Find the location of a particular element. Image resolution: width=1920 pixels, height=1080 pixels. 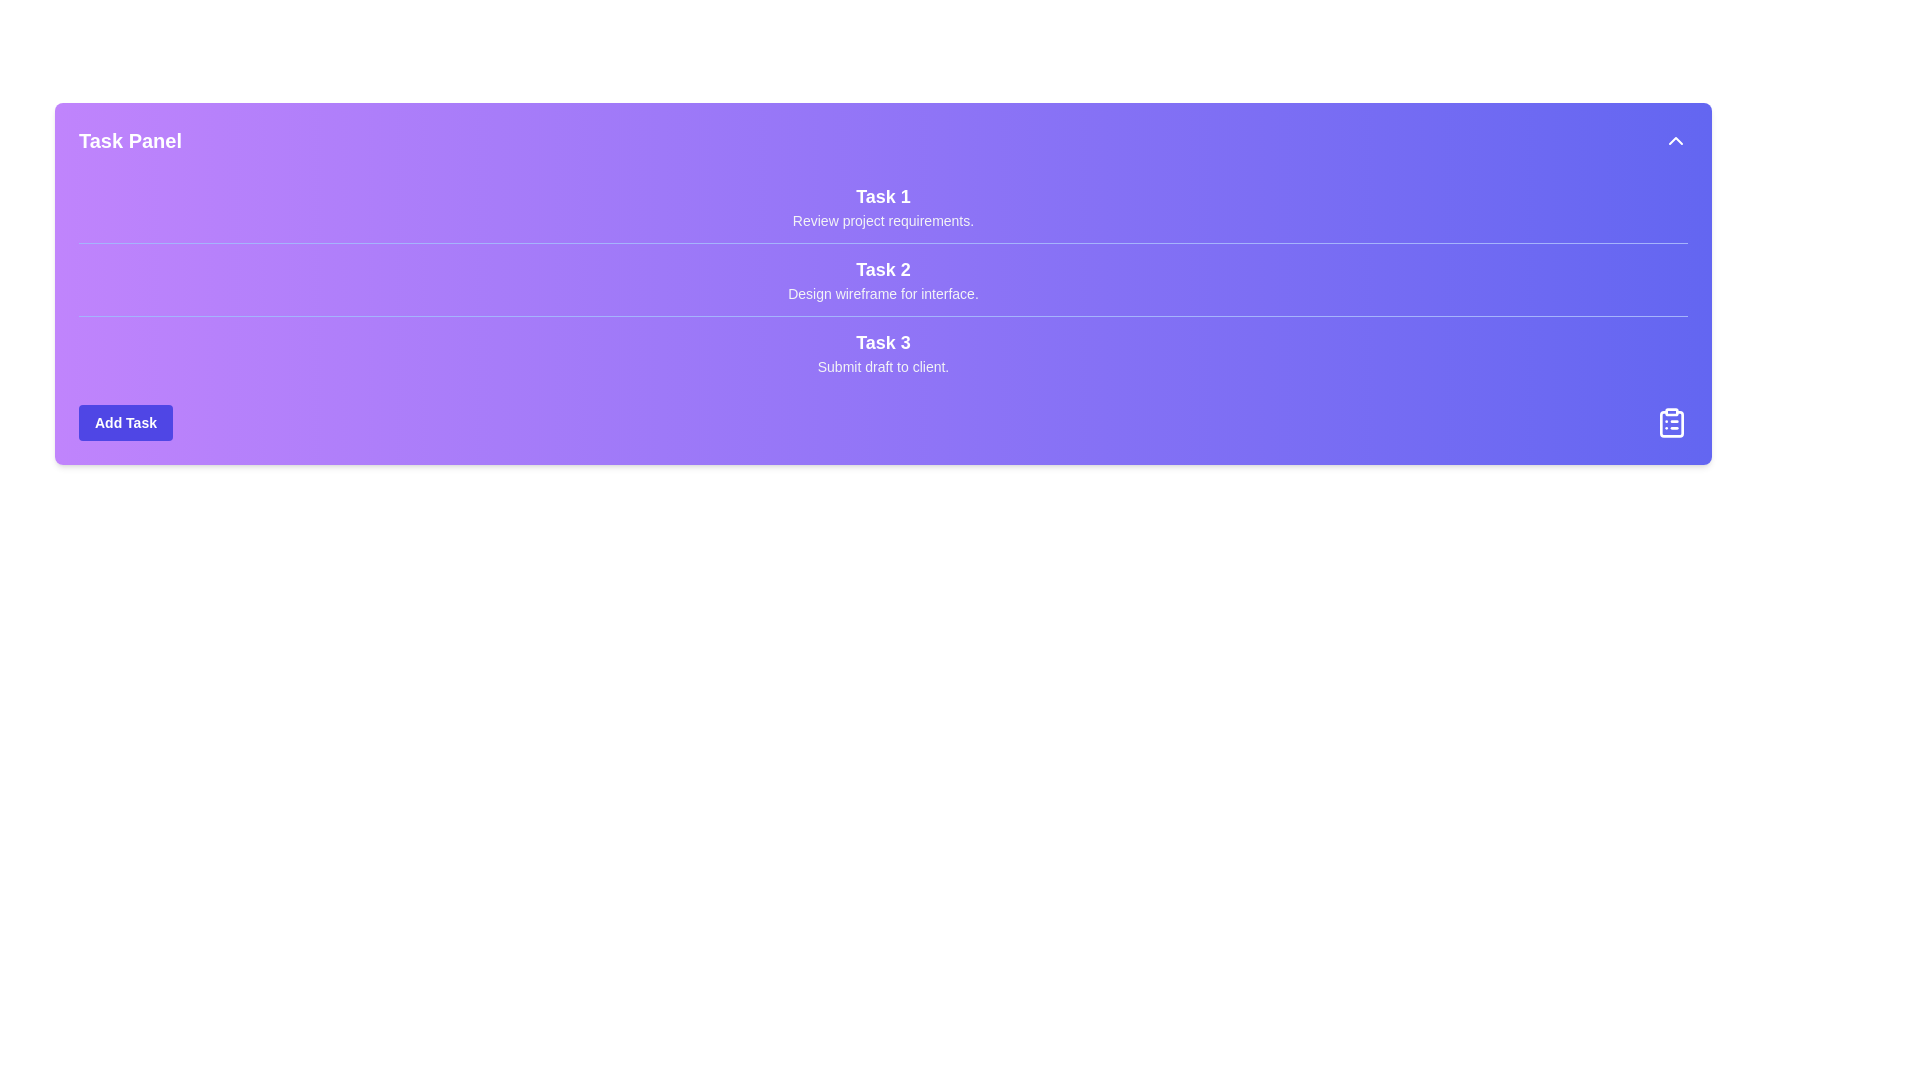

the upward-pointing chevron button located at the top-right corner of the purple 'Task Panel' is located at coordinates (1675, 140).